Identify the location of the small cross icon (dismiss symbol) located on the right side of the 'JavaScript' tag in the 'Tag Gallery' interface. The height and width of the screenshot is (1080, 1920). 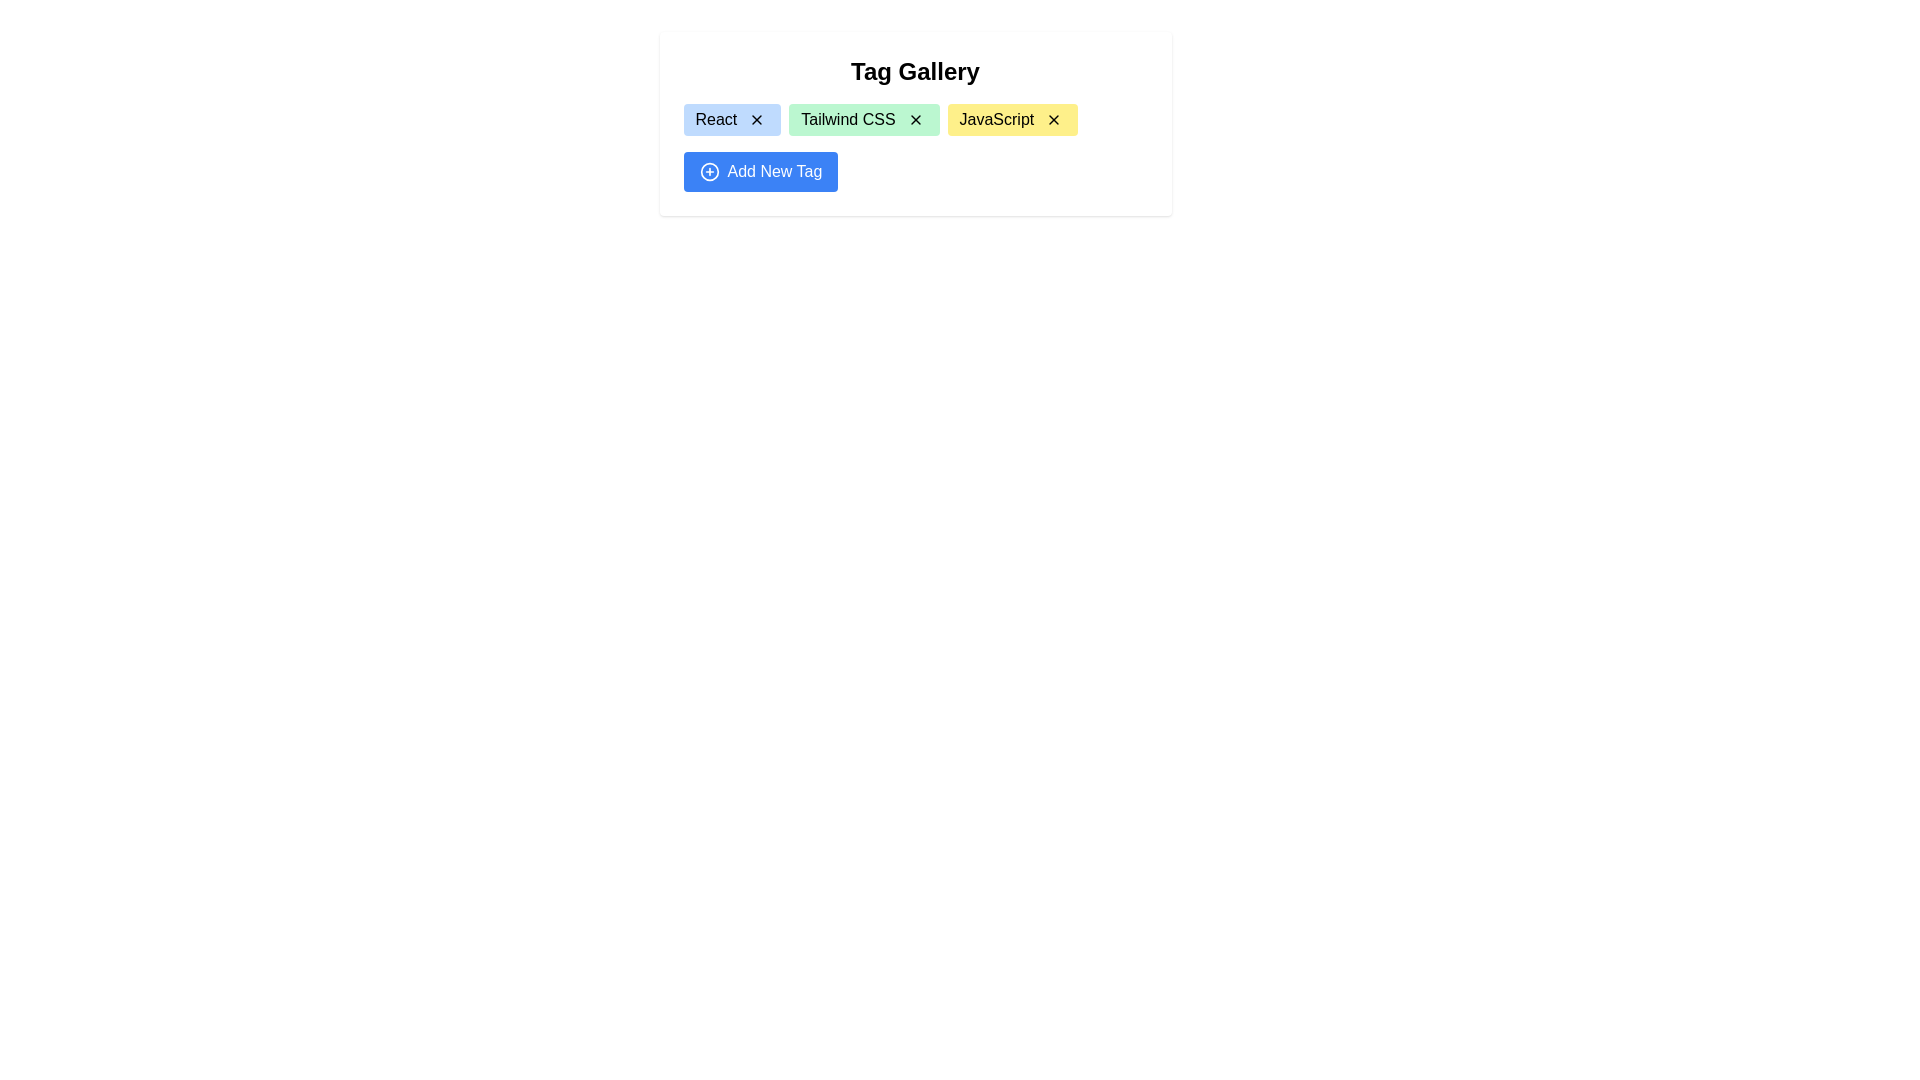
(1053, 119).